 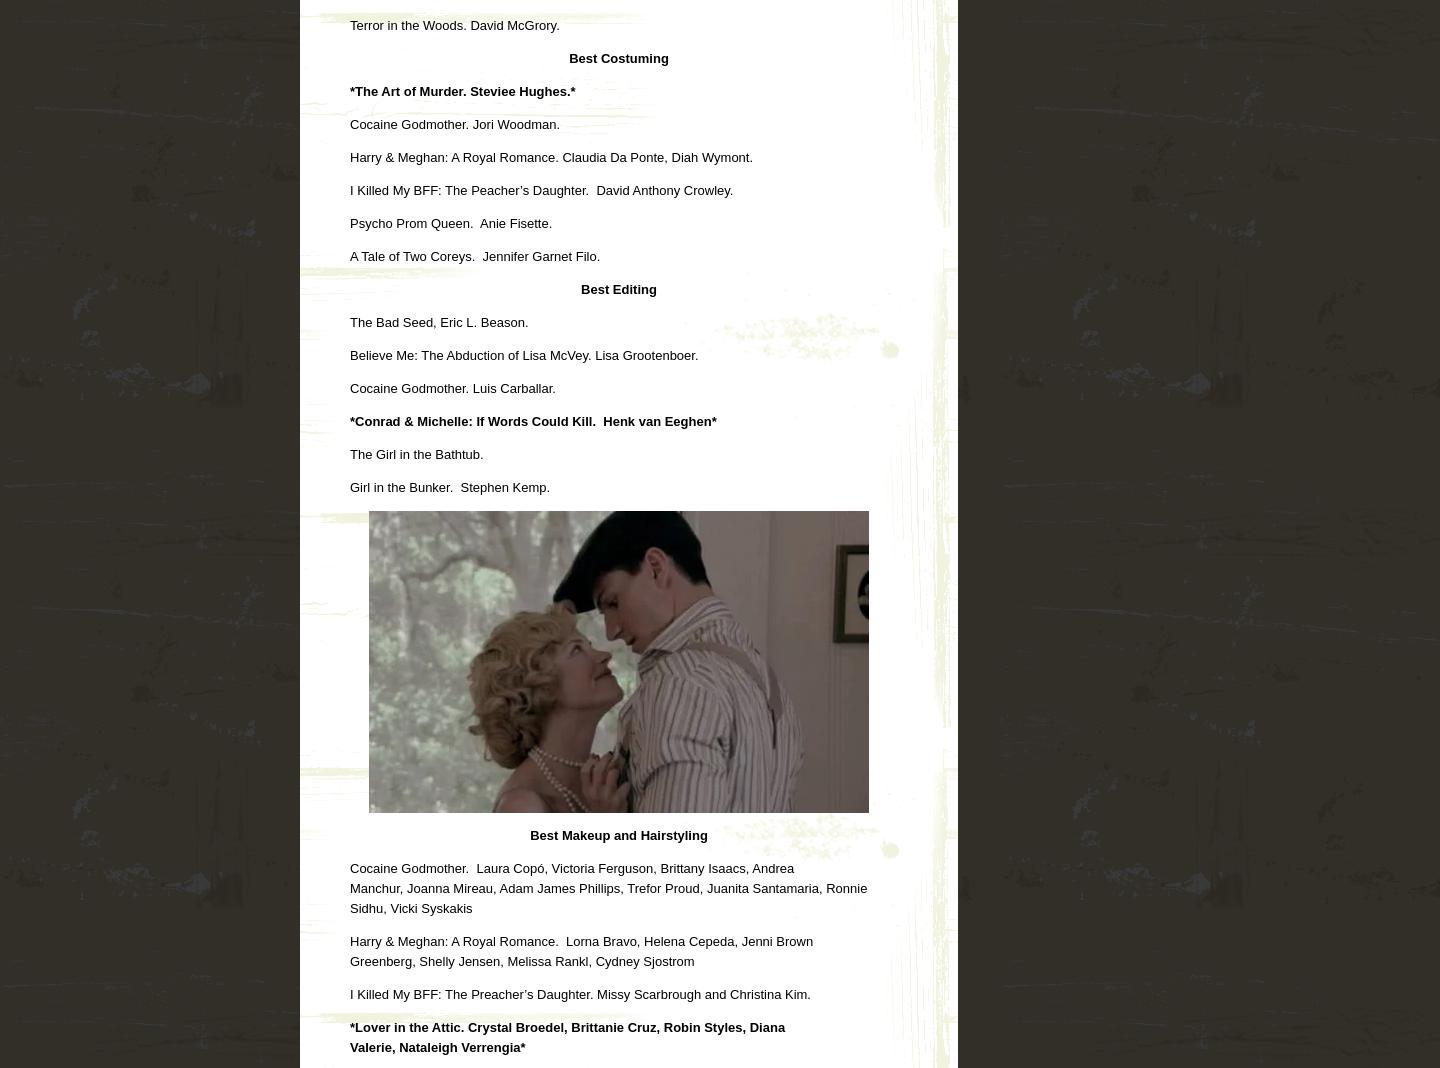 What do you see at coordinates (451, 222) in the screenshot?
I see `'Psycho Prom Queen.  Anie Fisette.'` at bounding box center [451, 222].